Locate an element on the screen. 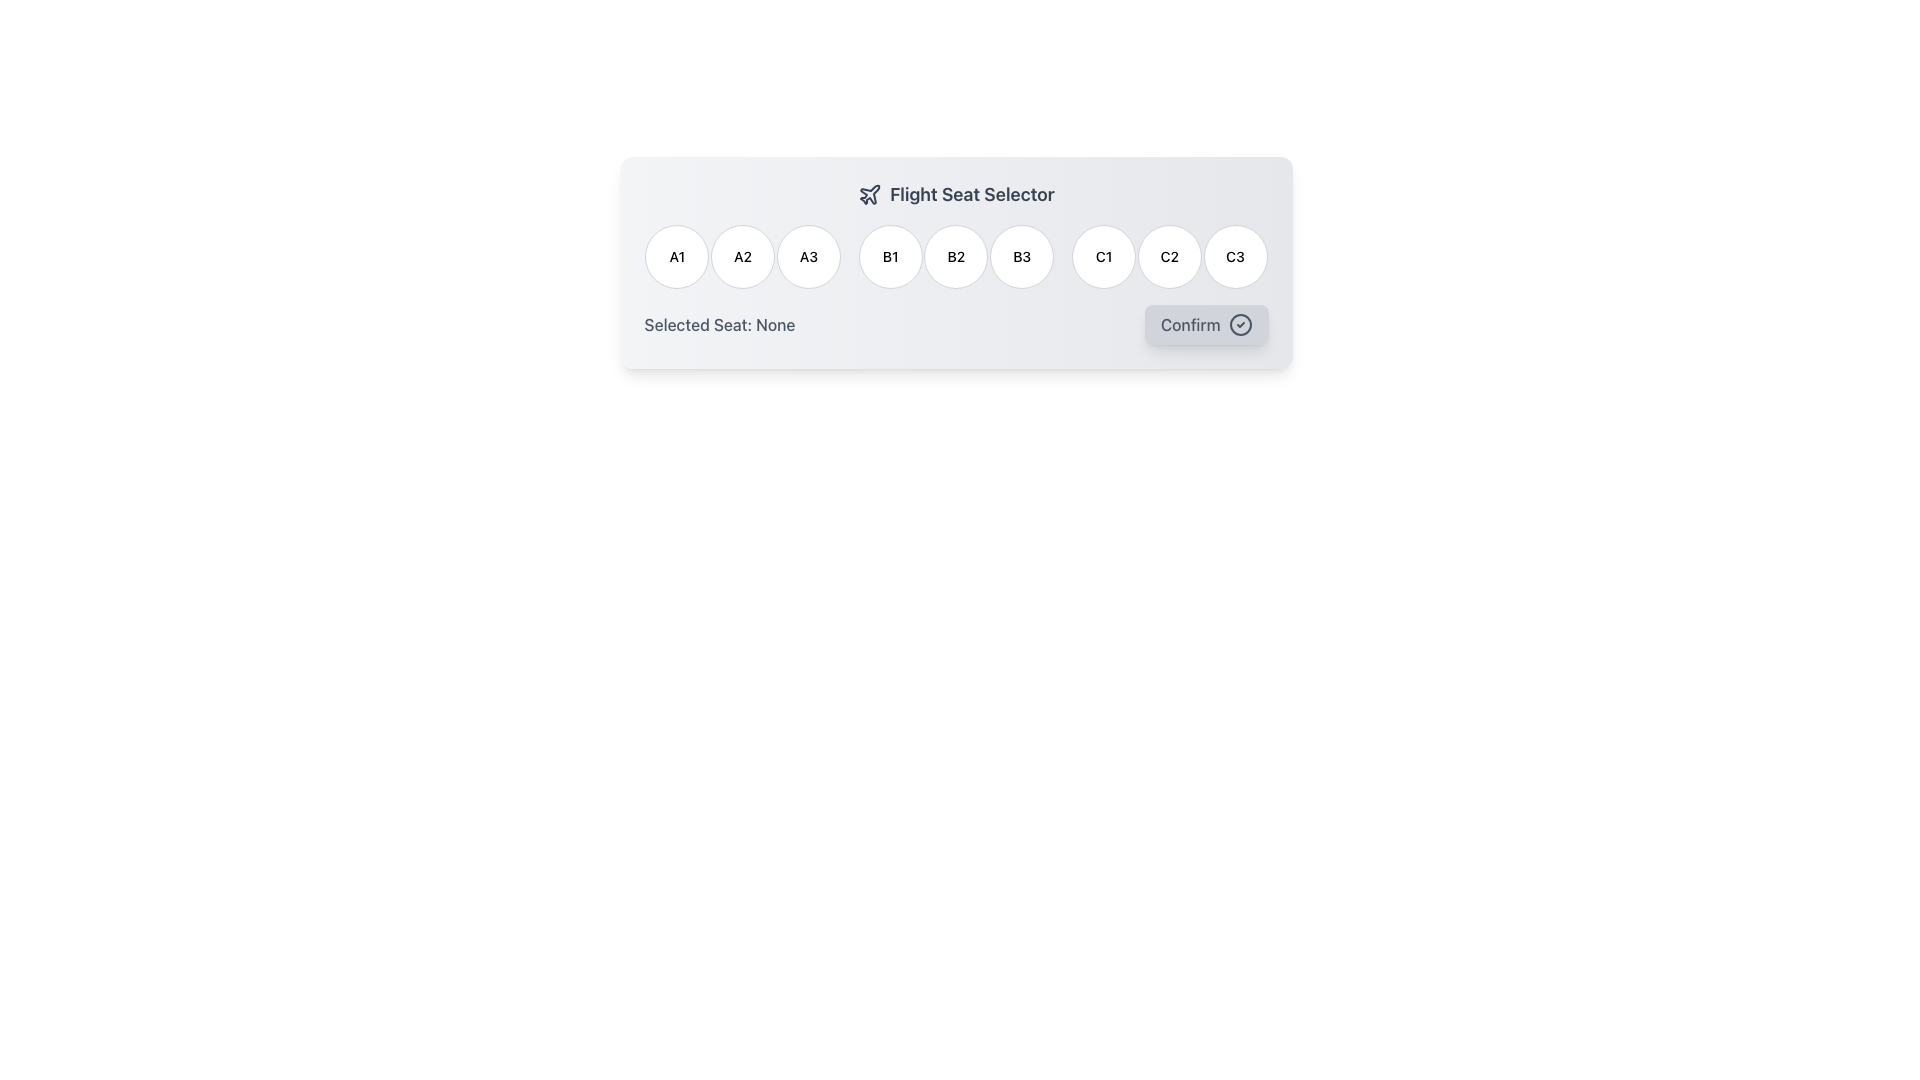  the circular button labeled 'A2' in the flight seat selector grid is located at coordinates (955, 256).